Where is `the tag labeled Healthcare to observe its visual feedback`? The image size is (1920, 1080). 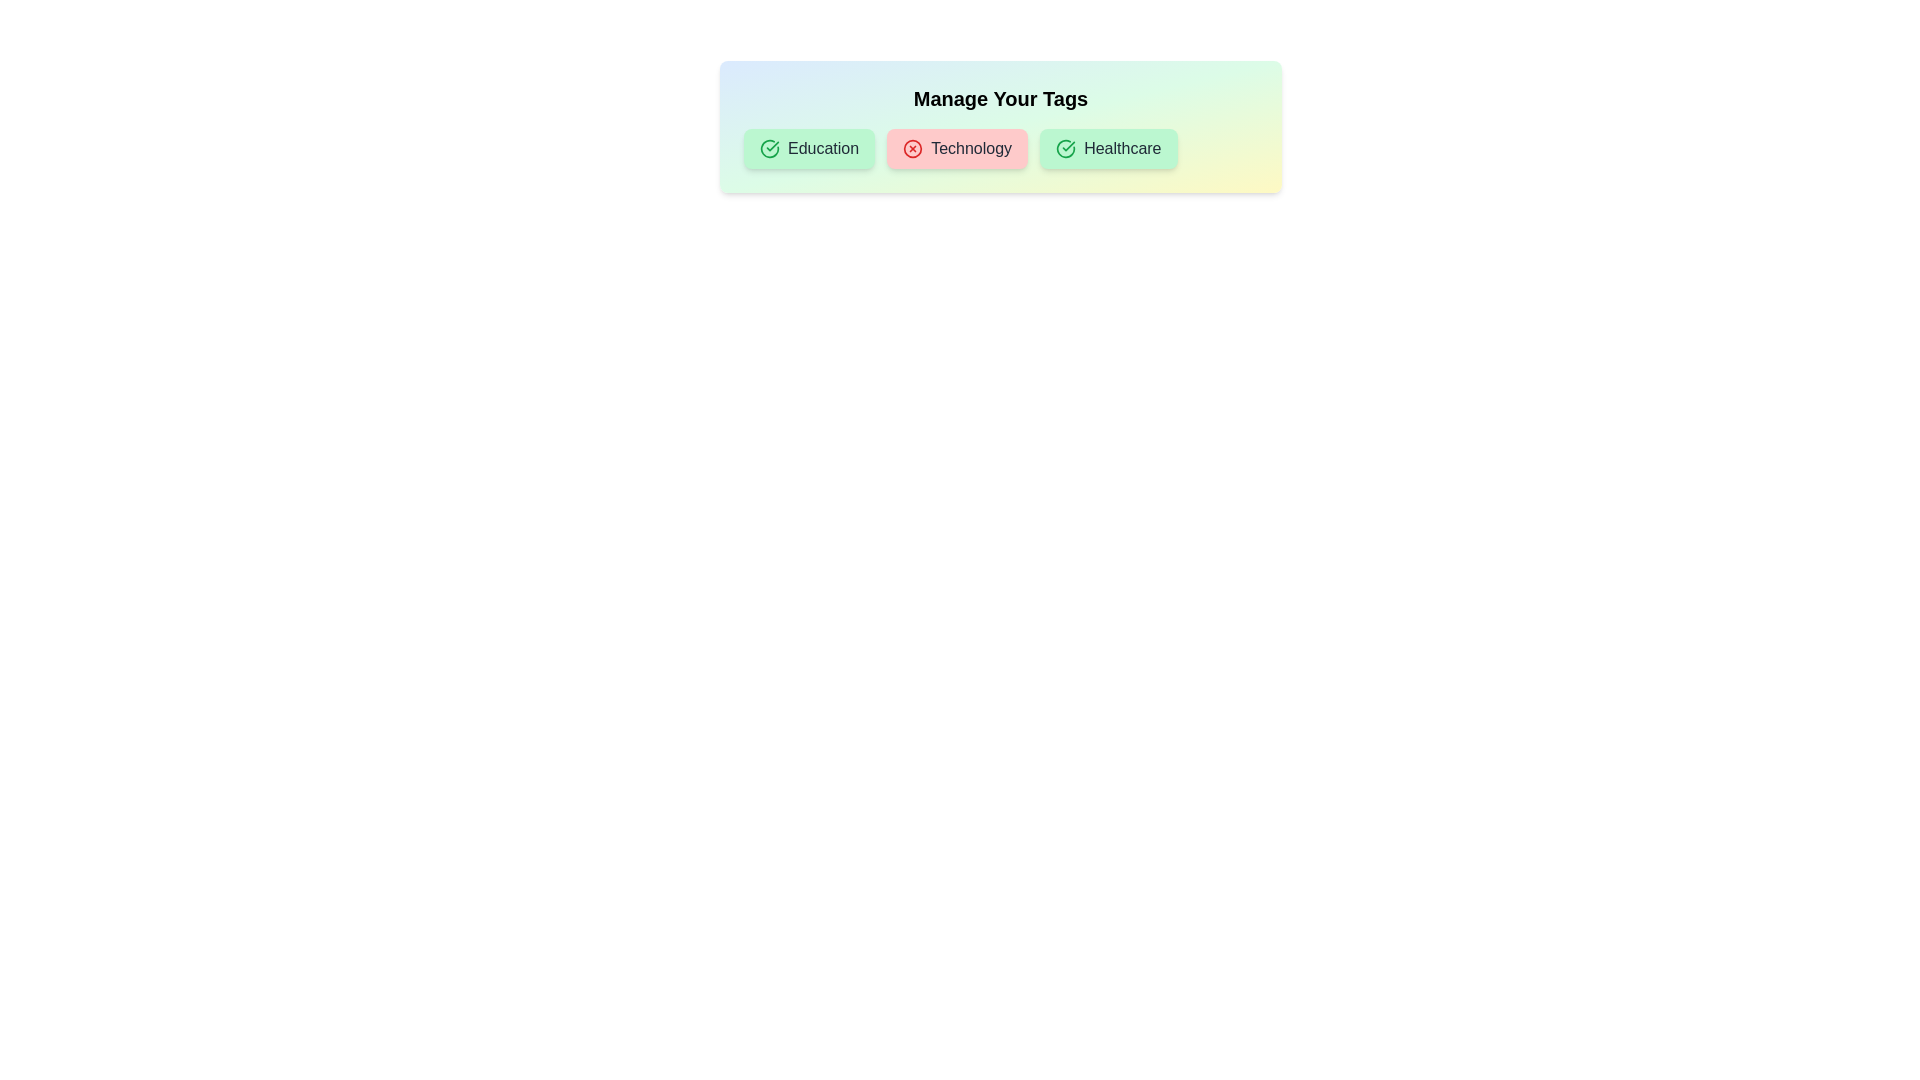
the tag labeled Healthcare to observe its visual feedback is located at coordinates (1107, 148).